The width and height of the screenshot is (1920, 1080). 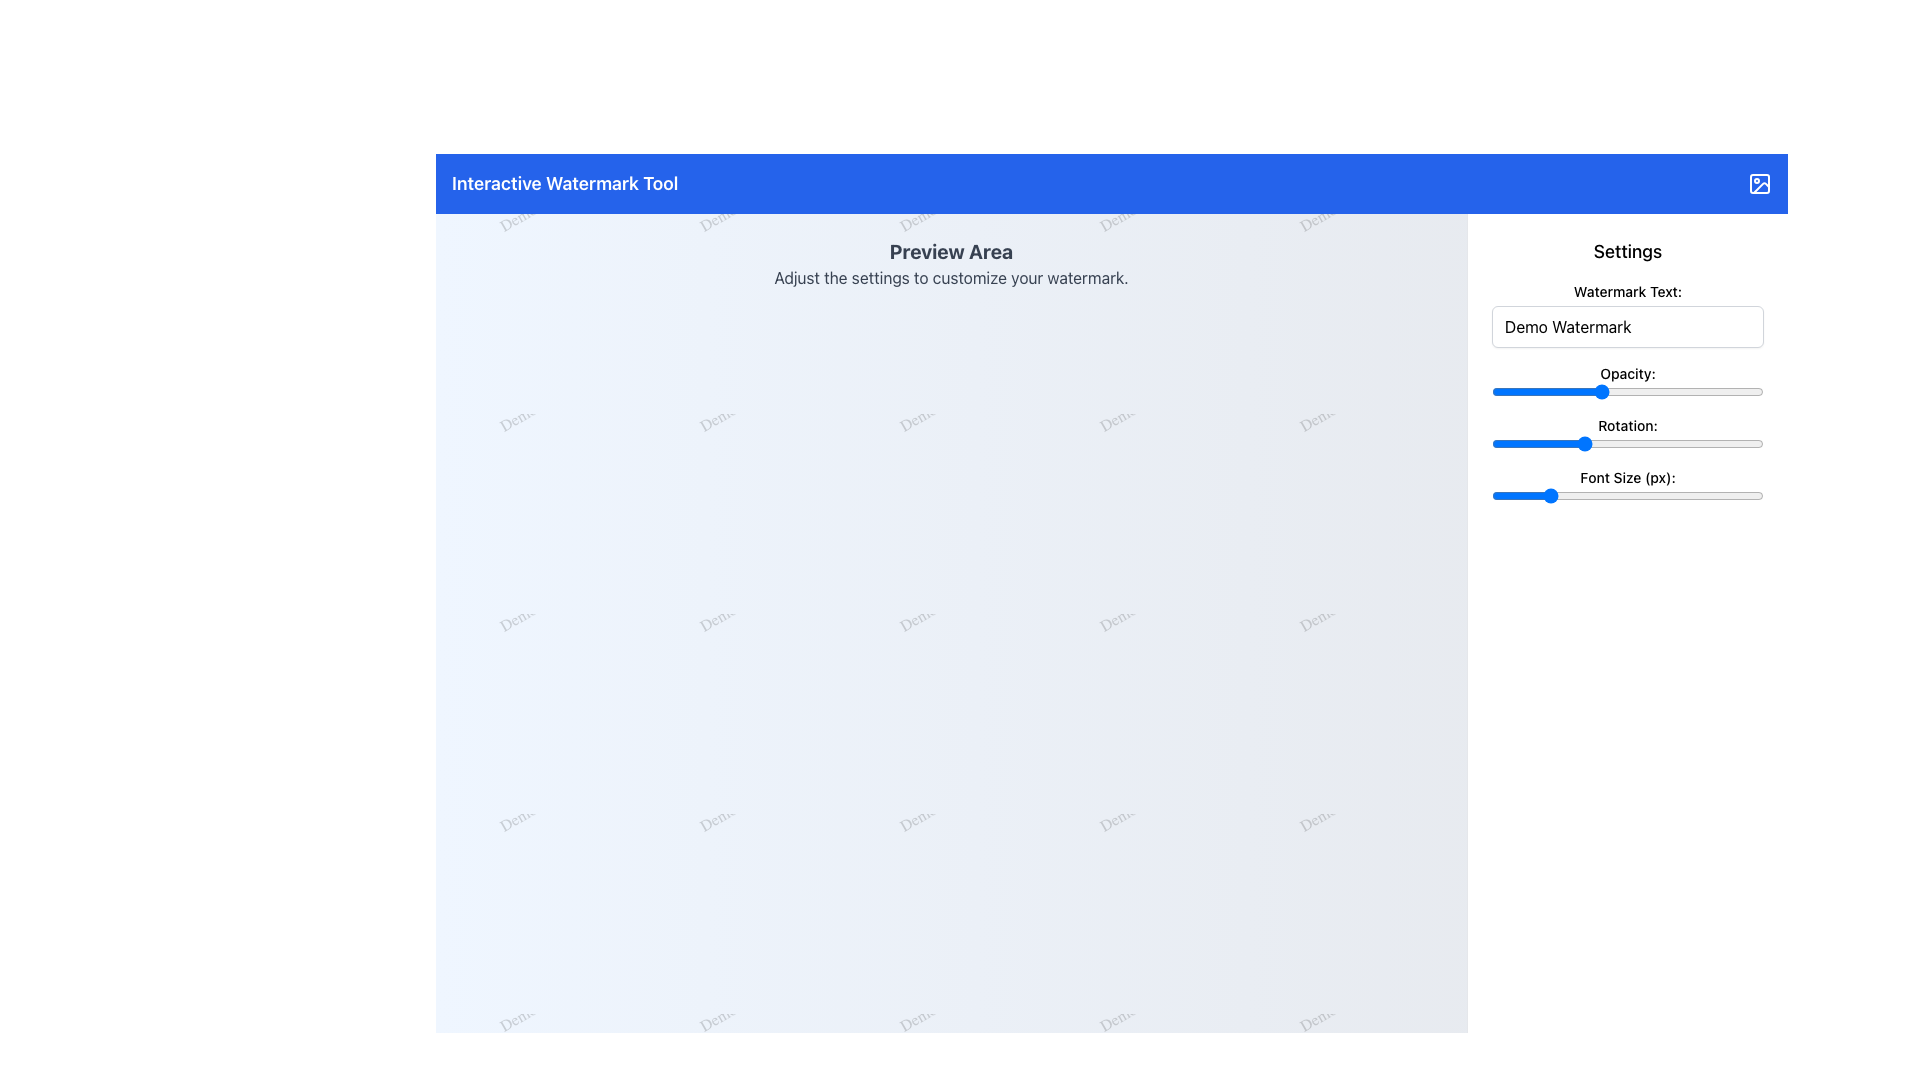 I want to click on font size, so click(x=1690, y=495).